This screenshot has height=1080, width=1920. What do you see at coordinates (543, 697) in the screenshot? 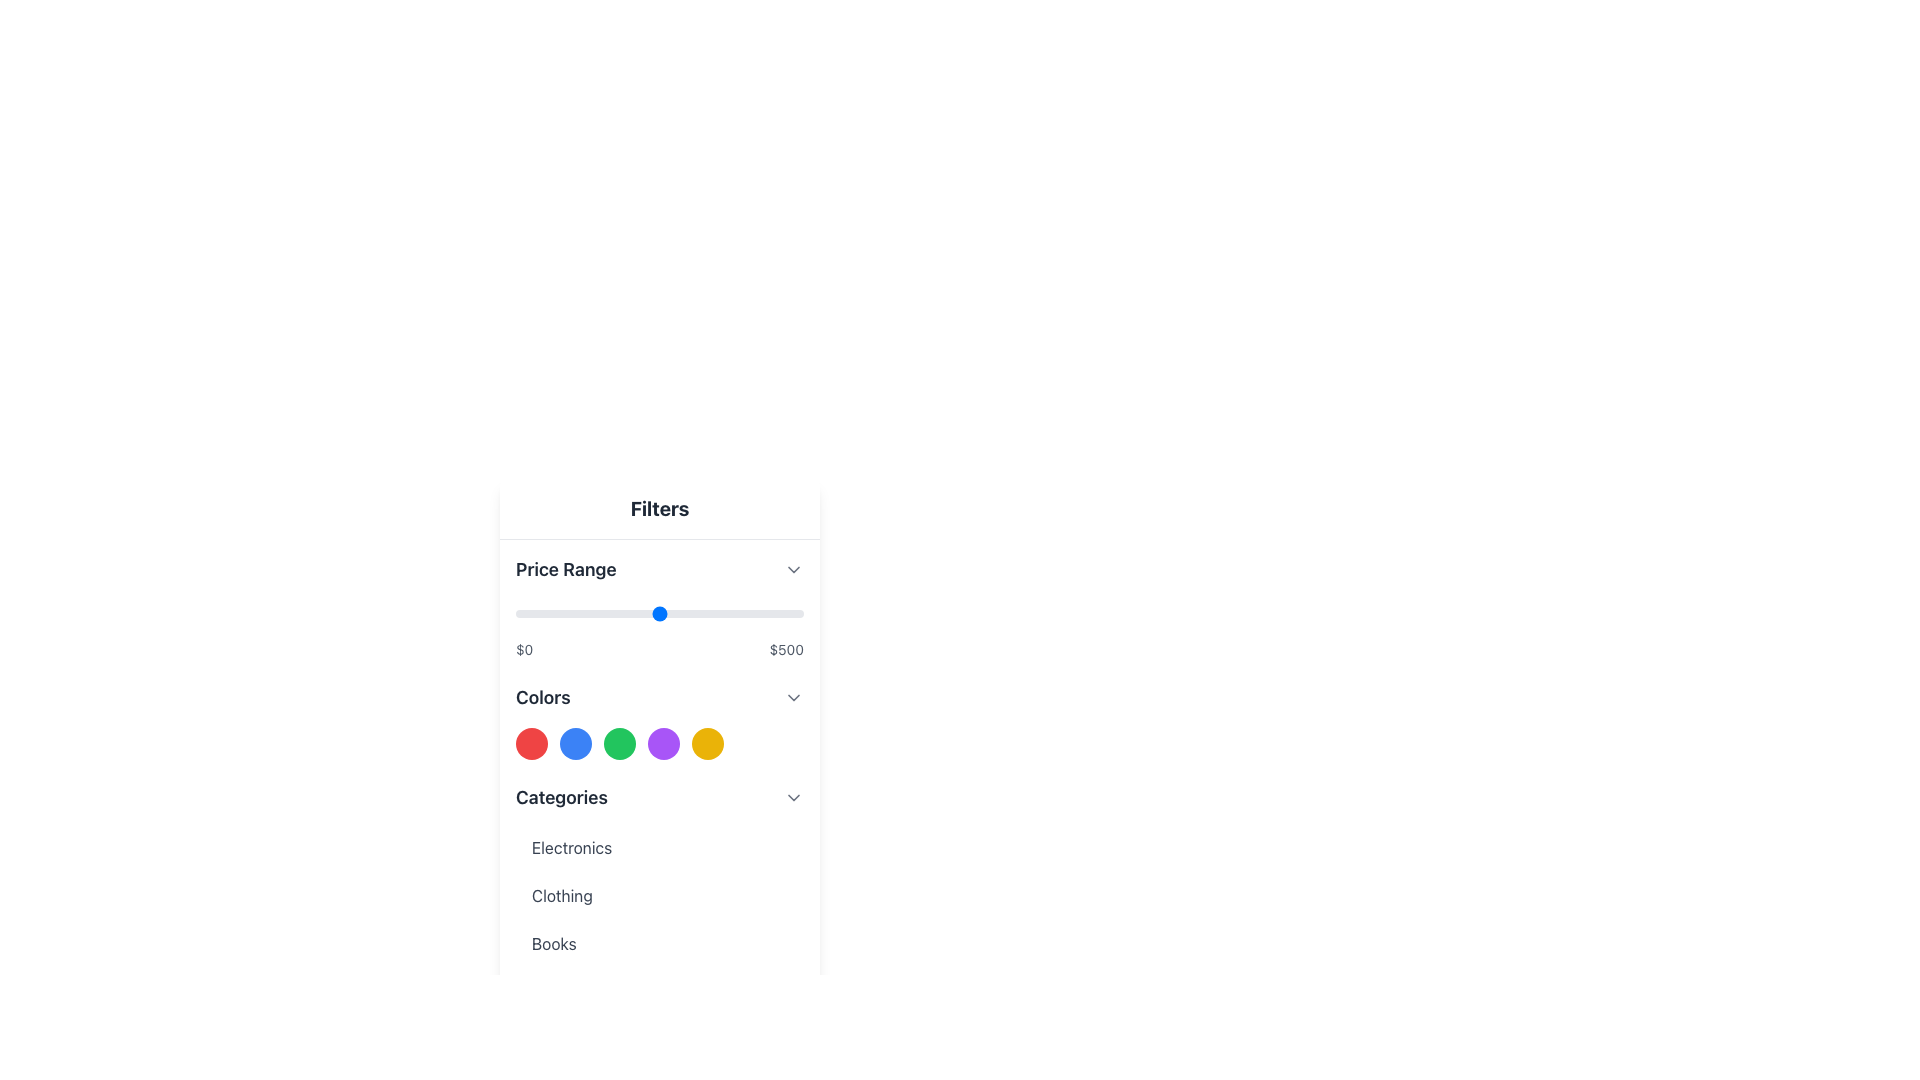
I see `'Colors' text label, which is a bold, dark-colored heading located in the 'Filters' section, above the colored circle buttons` at bounding box center [543, 697].